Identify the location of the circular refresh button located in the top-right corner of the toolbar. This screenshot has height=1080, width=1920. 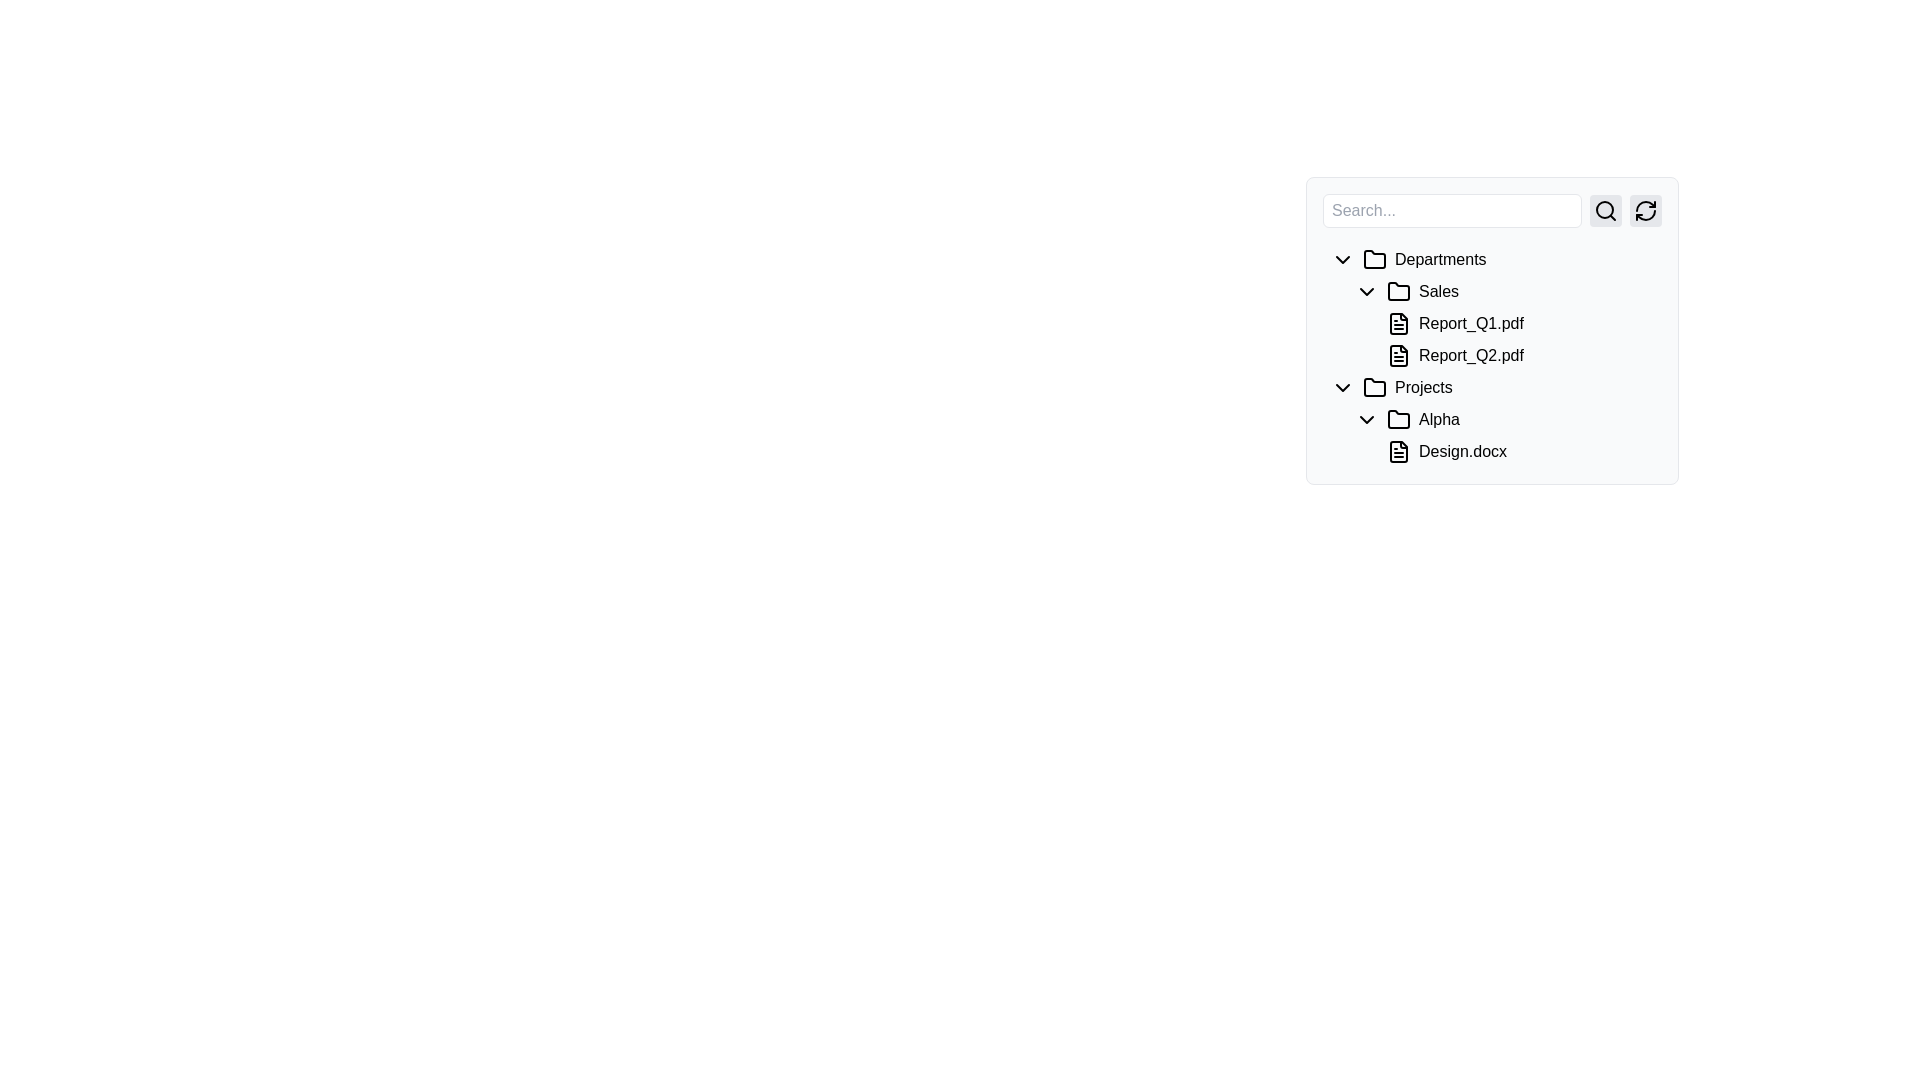
(1646, 211).